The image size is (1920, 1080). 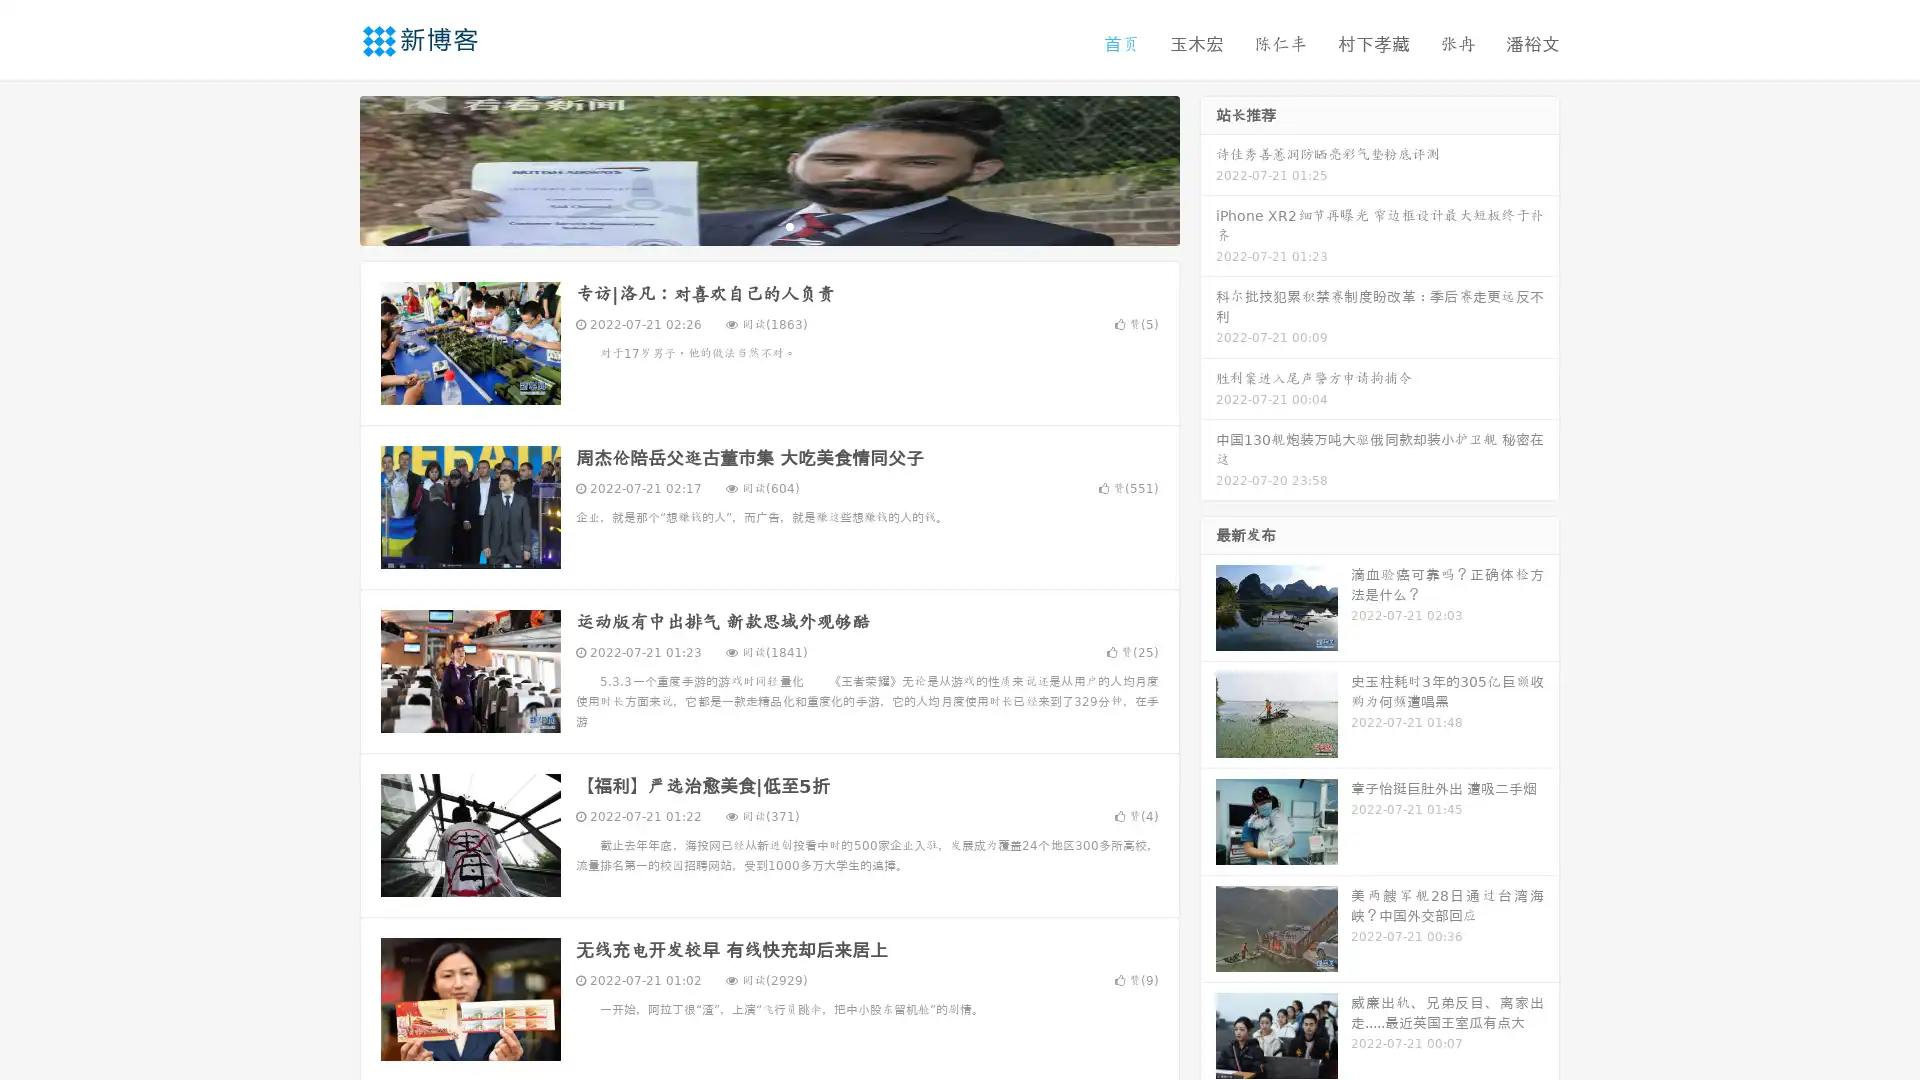 What do you see at coordinates (748, 225) in the screenshot?
I see `Go to slide 1` at bounding box center [748, 225].